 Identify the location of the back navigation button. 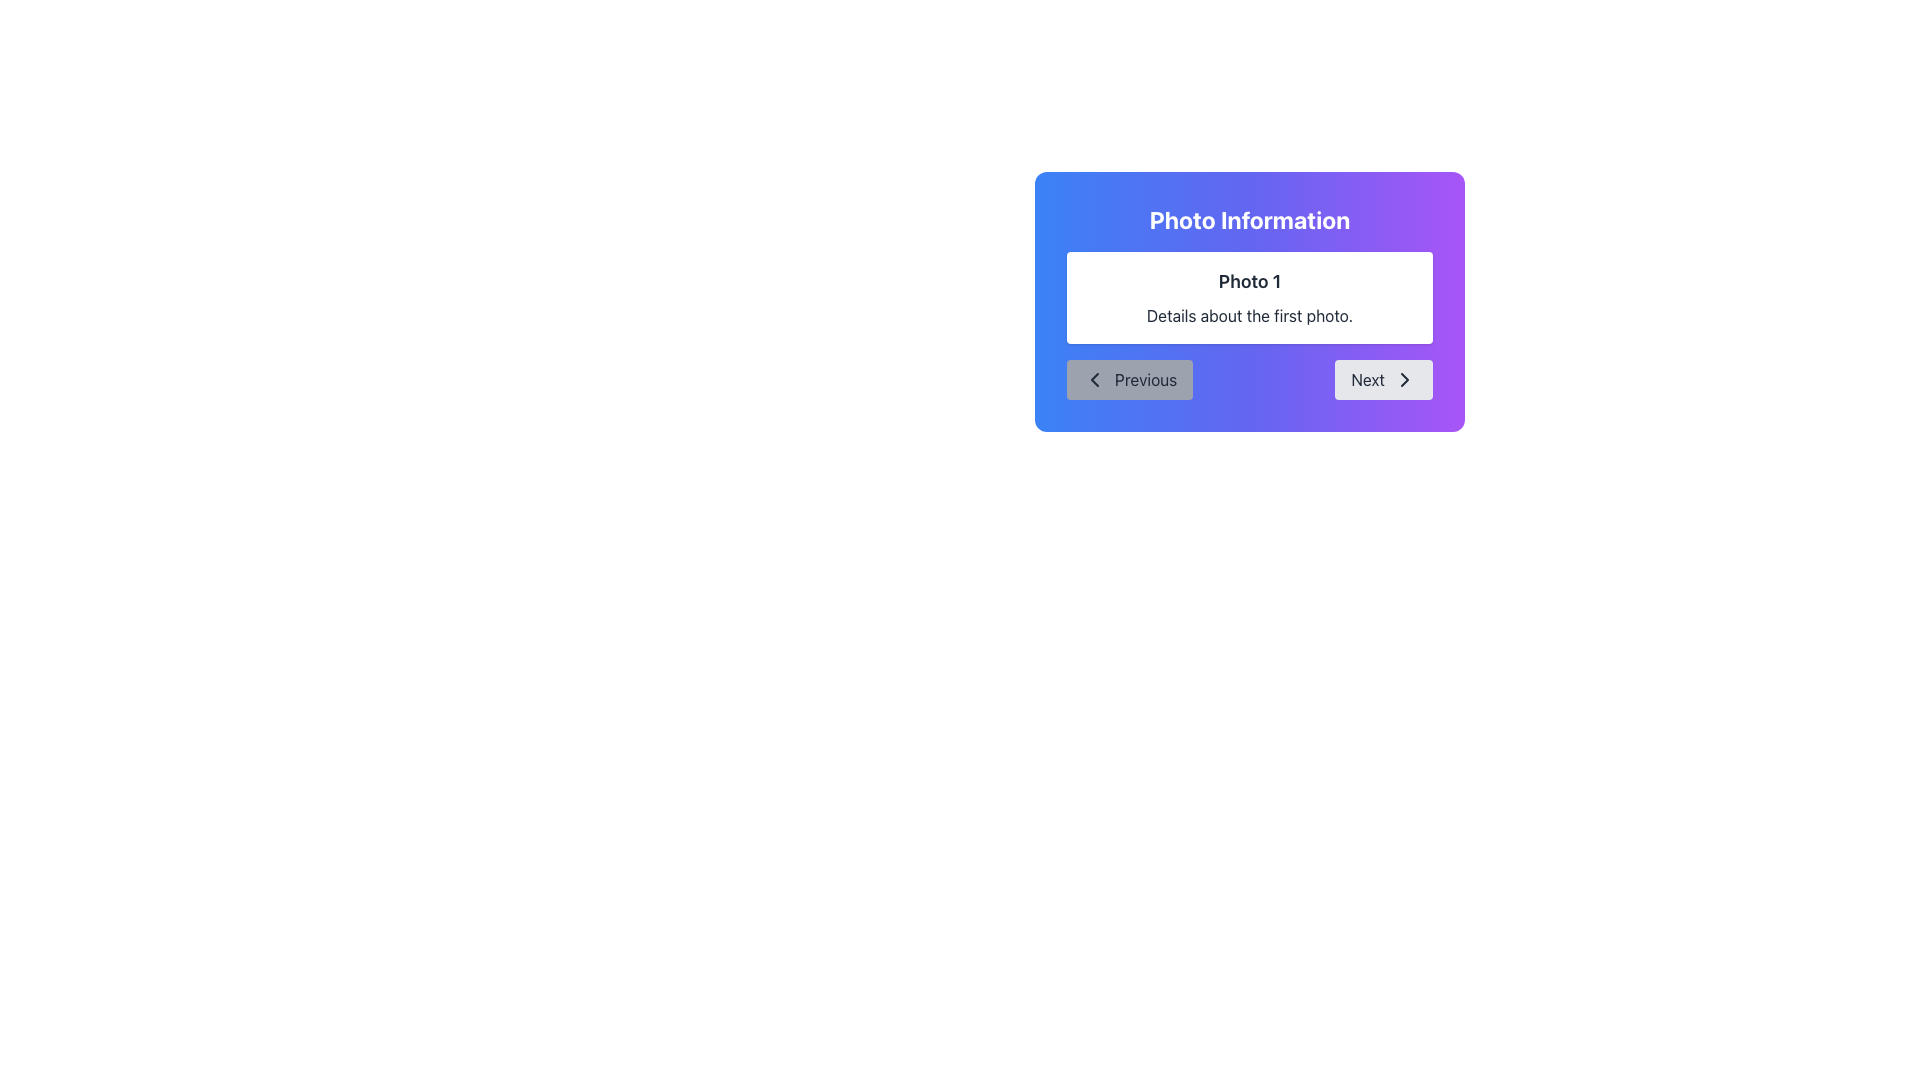
(1129, 380).